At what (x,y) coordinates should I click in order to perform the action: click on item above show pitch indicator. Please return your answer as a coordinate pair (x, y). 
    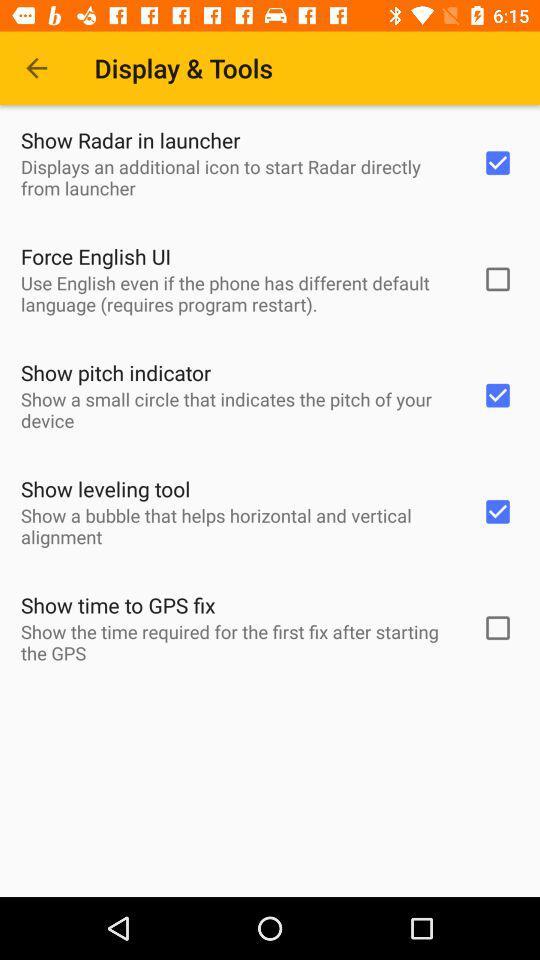
    Looking at the image, I should click on (238, 292).